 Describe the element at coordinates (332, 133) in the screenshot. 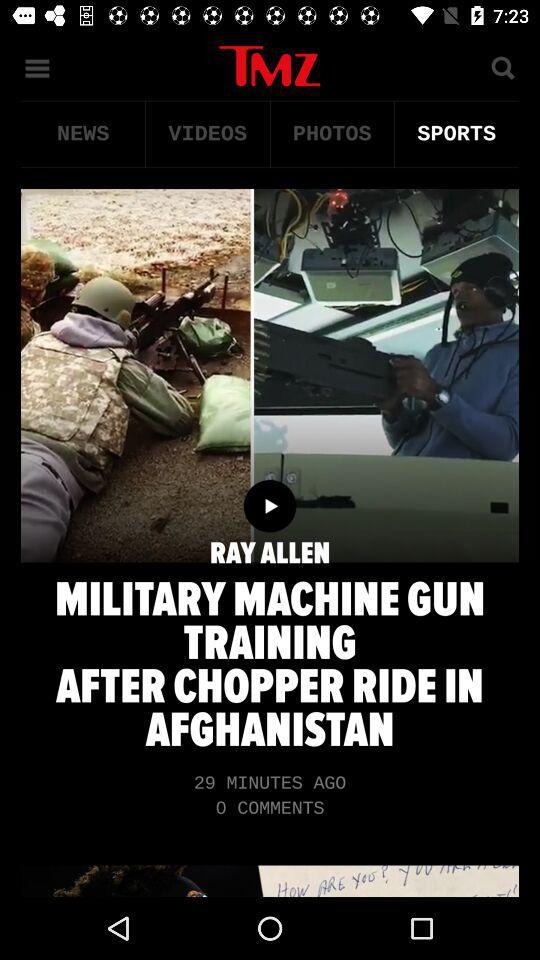

I see `the icon to the right of videos app` at that location.